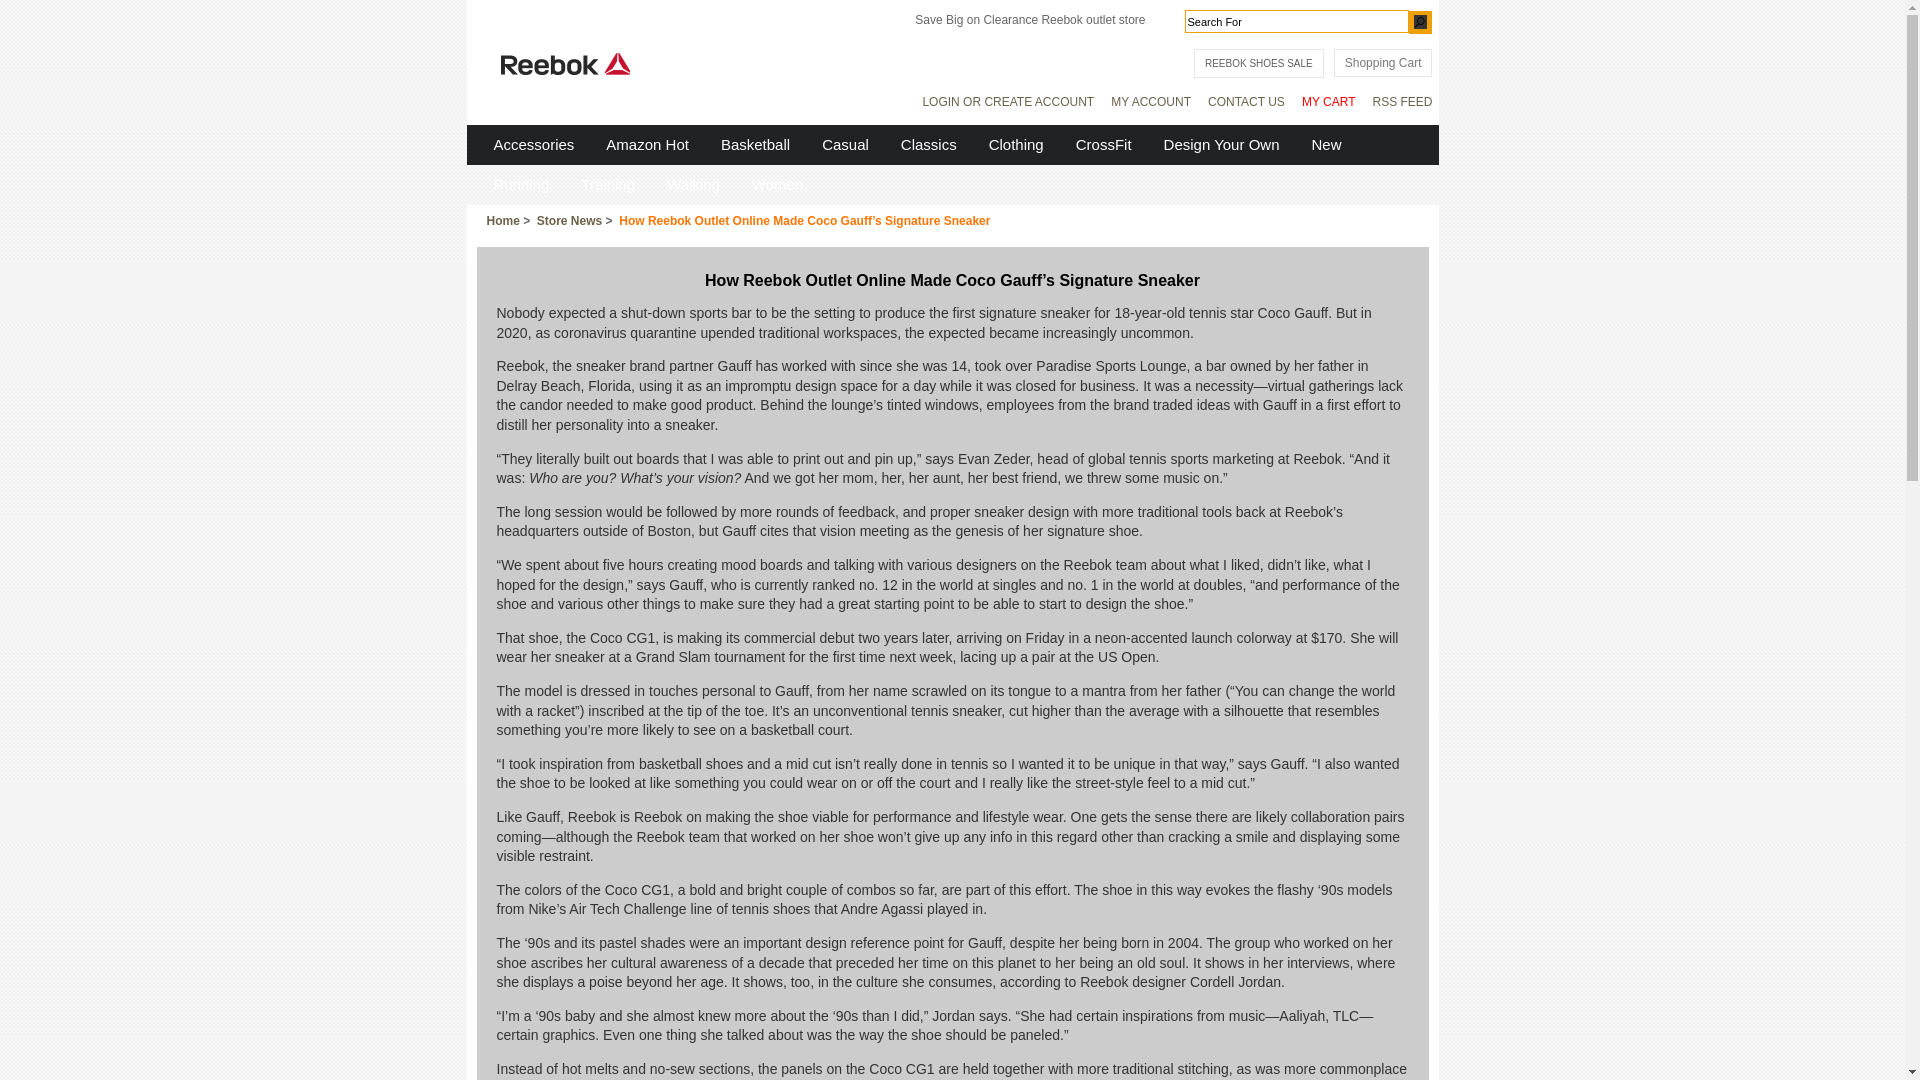  Describe the element at coordinates (1382, 61) in the screenshot. I see `'Shopping Cart'` at that location.